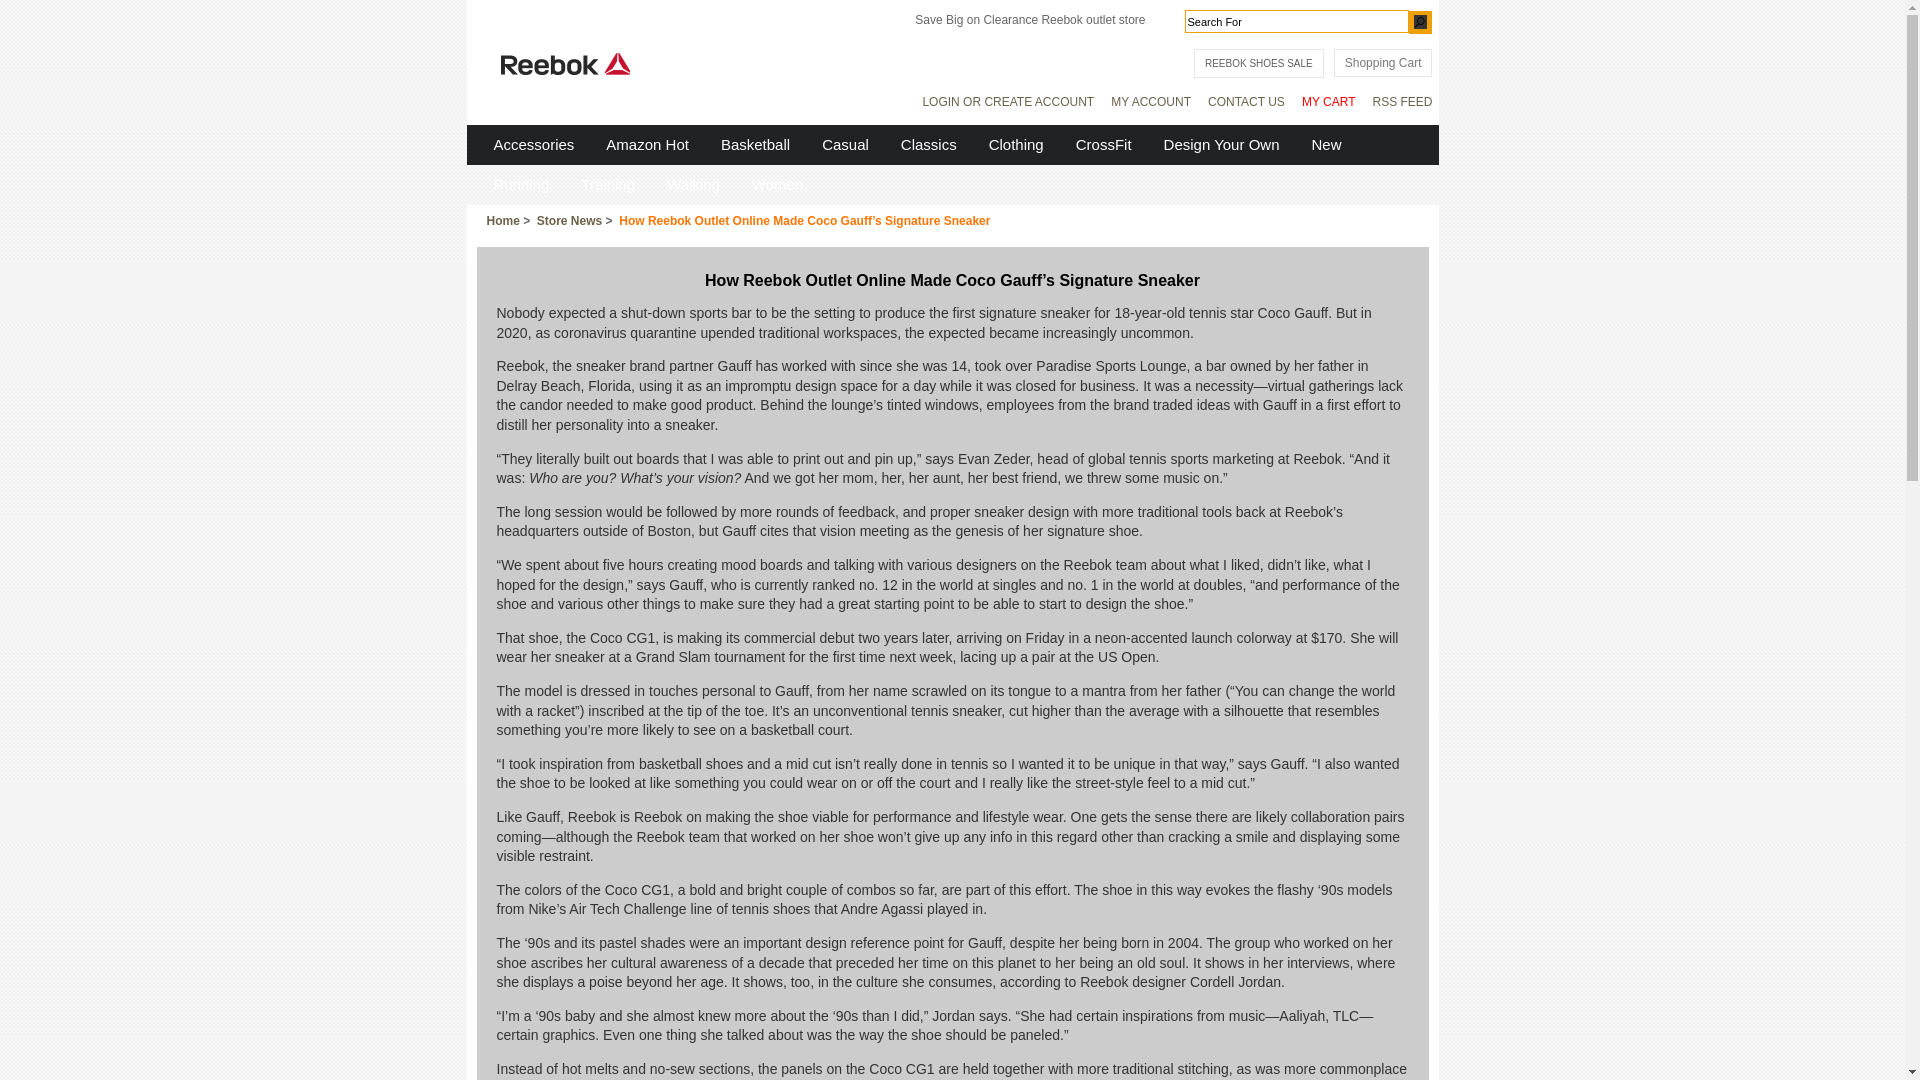  Describe the element at coordinates (1382, 61) in the screenshot. I see `'Shopping Cart'` at that location.